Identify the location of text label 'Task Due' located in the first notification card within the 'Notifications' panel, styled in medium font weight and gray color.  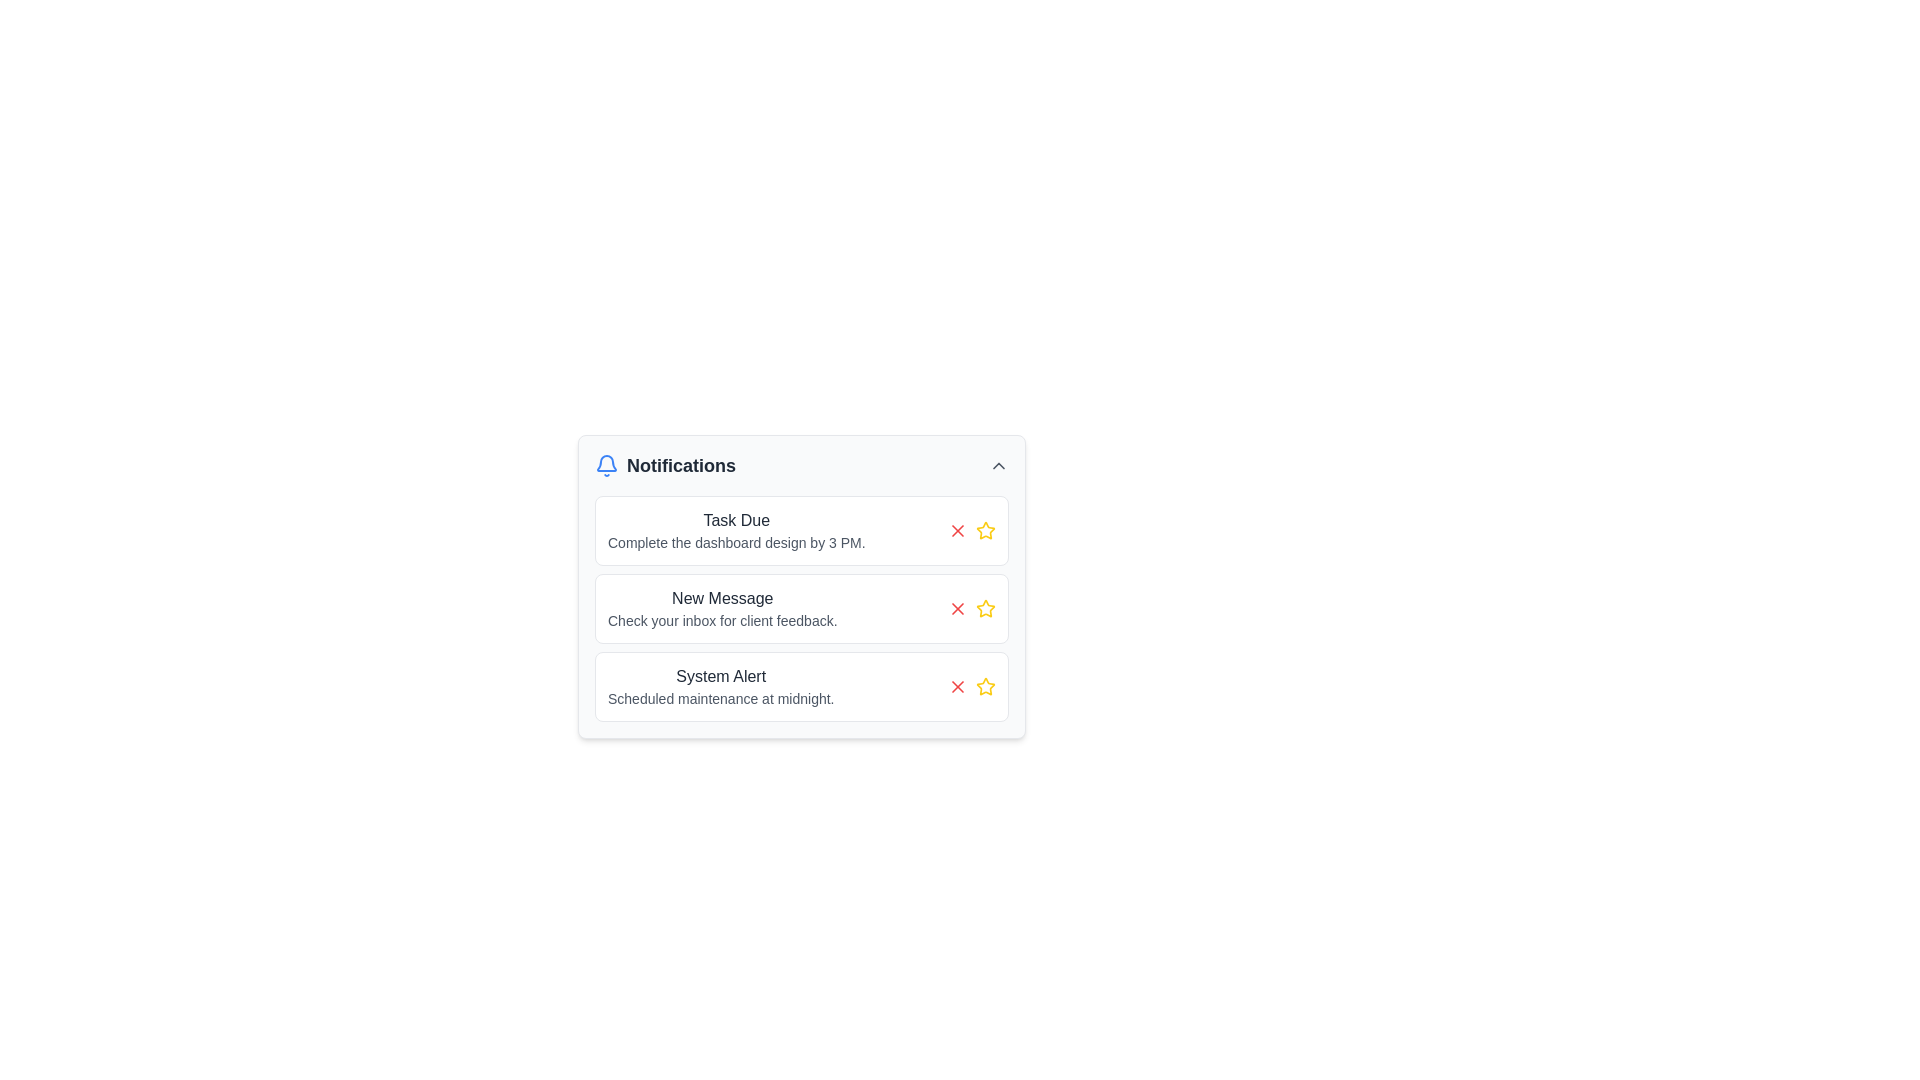
(735, 519).